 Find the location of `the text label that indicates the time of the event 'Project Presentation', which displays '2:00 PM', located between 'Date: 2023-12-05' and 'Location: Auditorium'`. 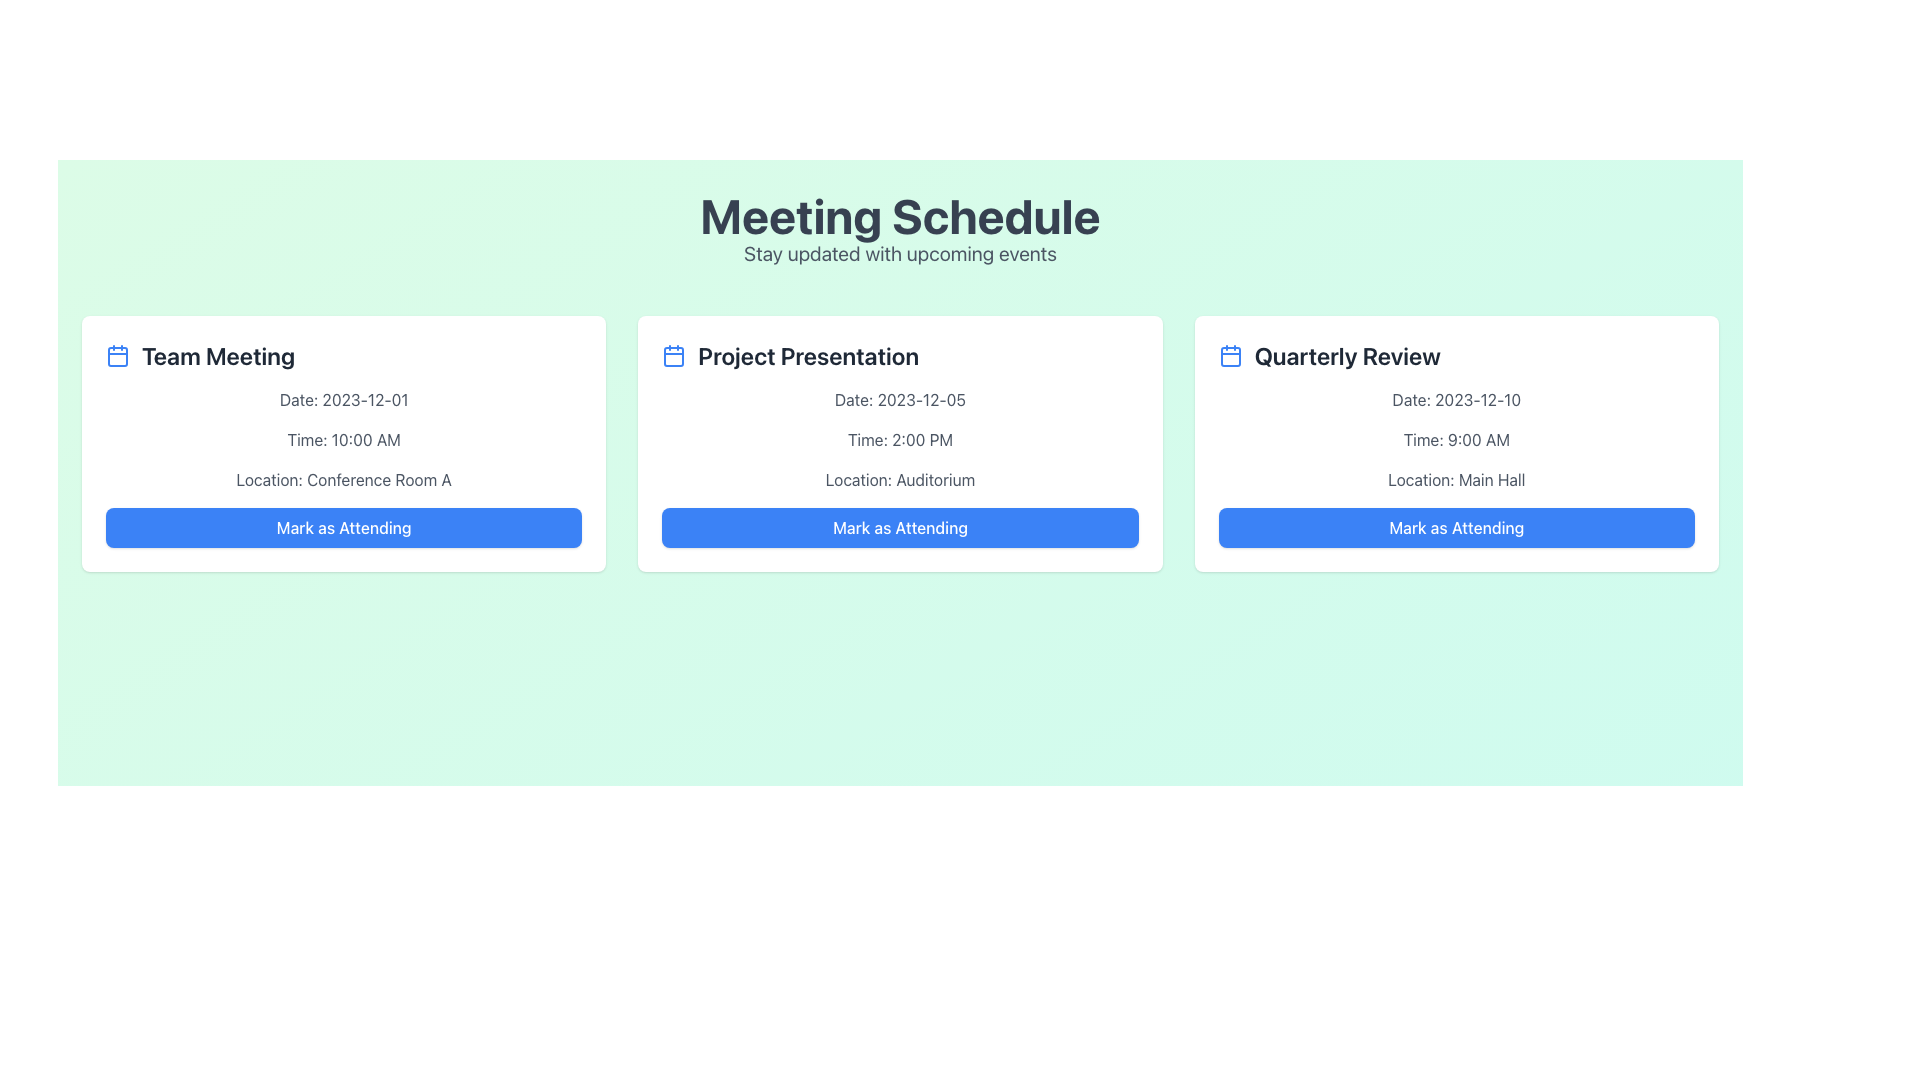

the text label that indicates the time of the event 'Project Presentation', which displays '2:00 PM', located between 'Date: 2023-12-05' and 'Location: Auditorium' is located at coordinates (899, 438).